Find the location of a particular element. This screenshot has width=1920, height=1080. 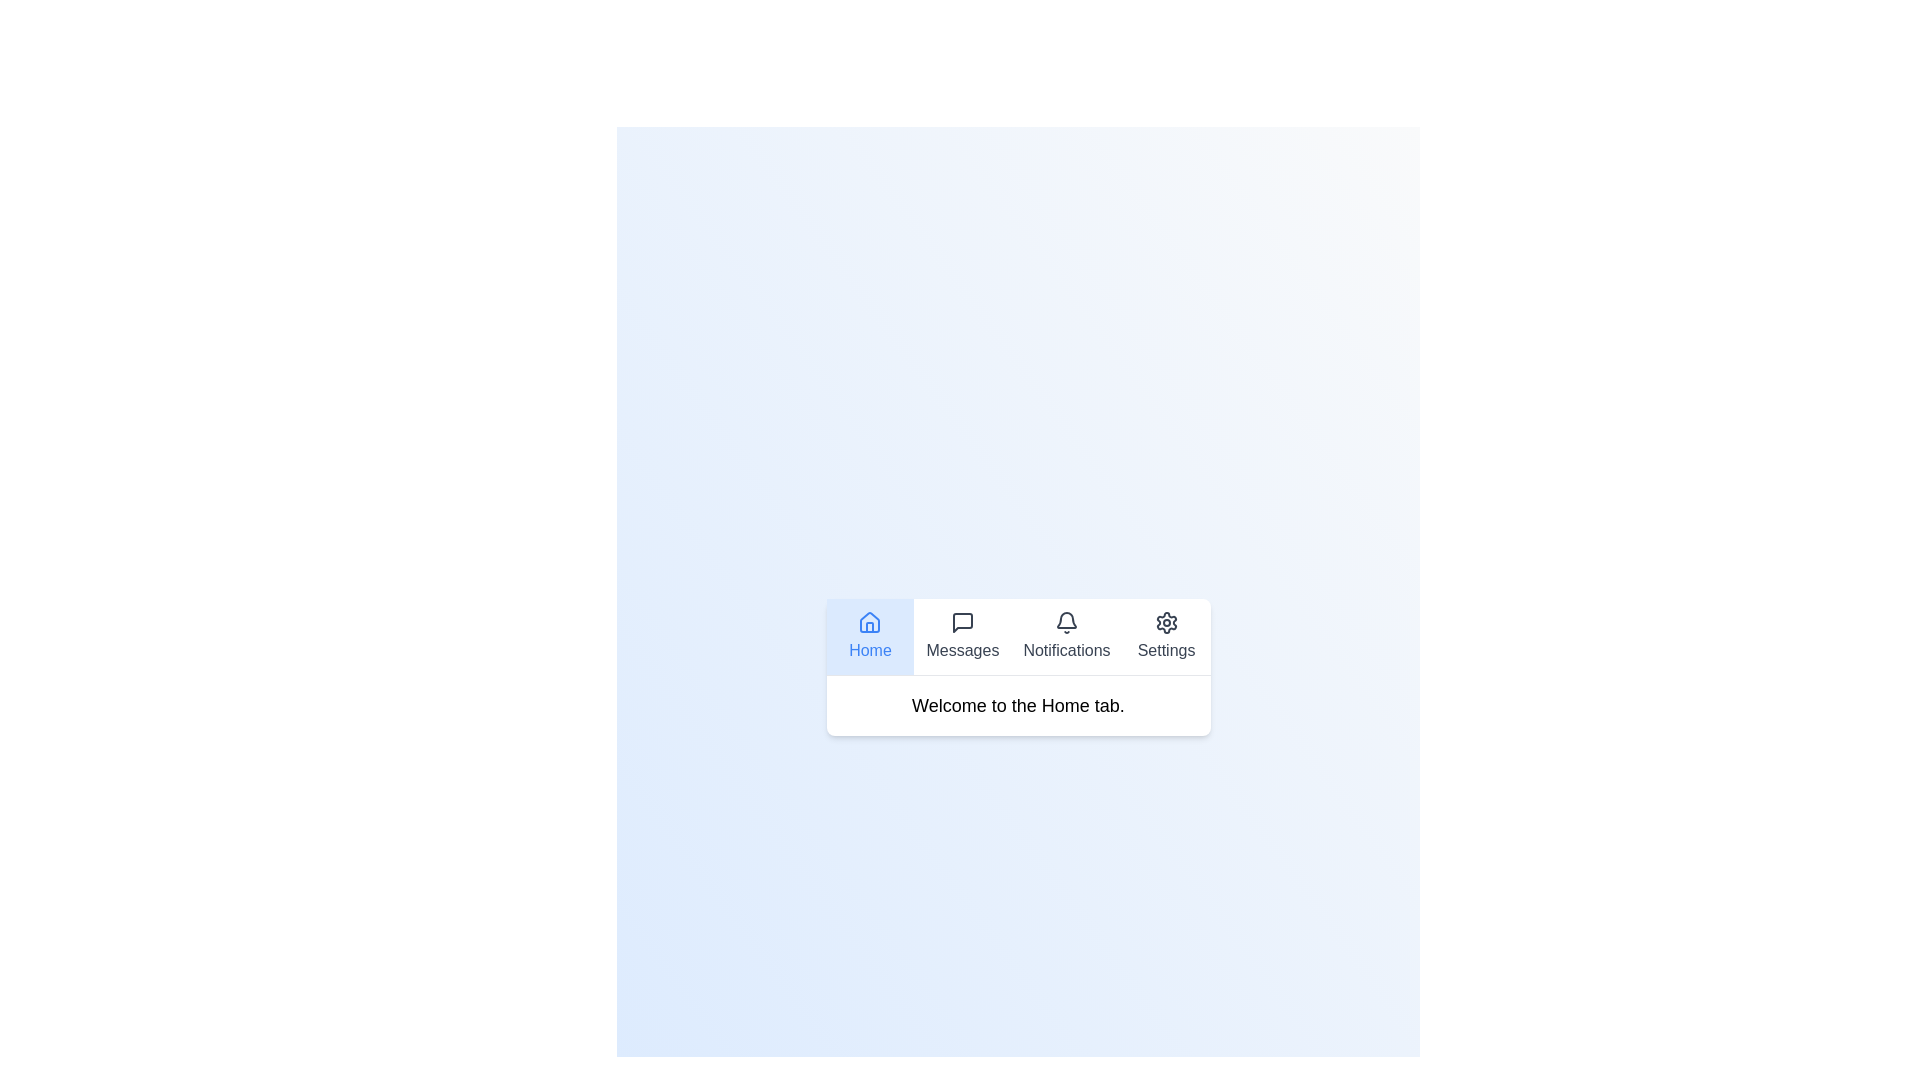

the 'Home' text label located beneath the house icon in the top navigation bar is located at coordinates (870, 650).